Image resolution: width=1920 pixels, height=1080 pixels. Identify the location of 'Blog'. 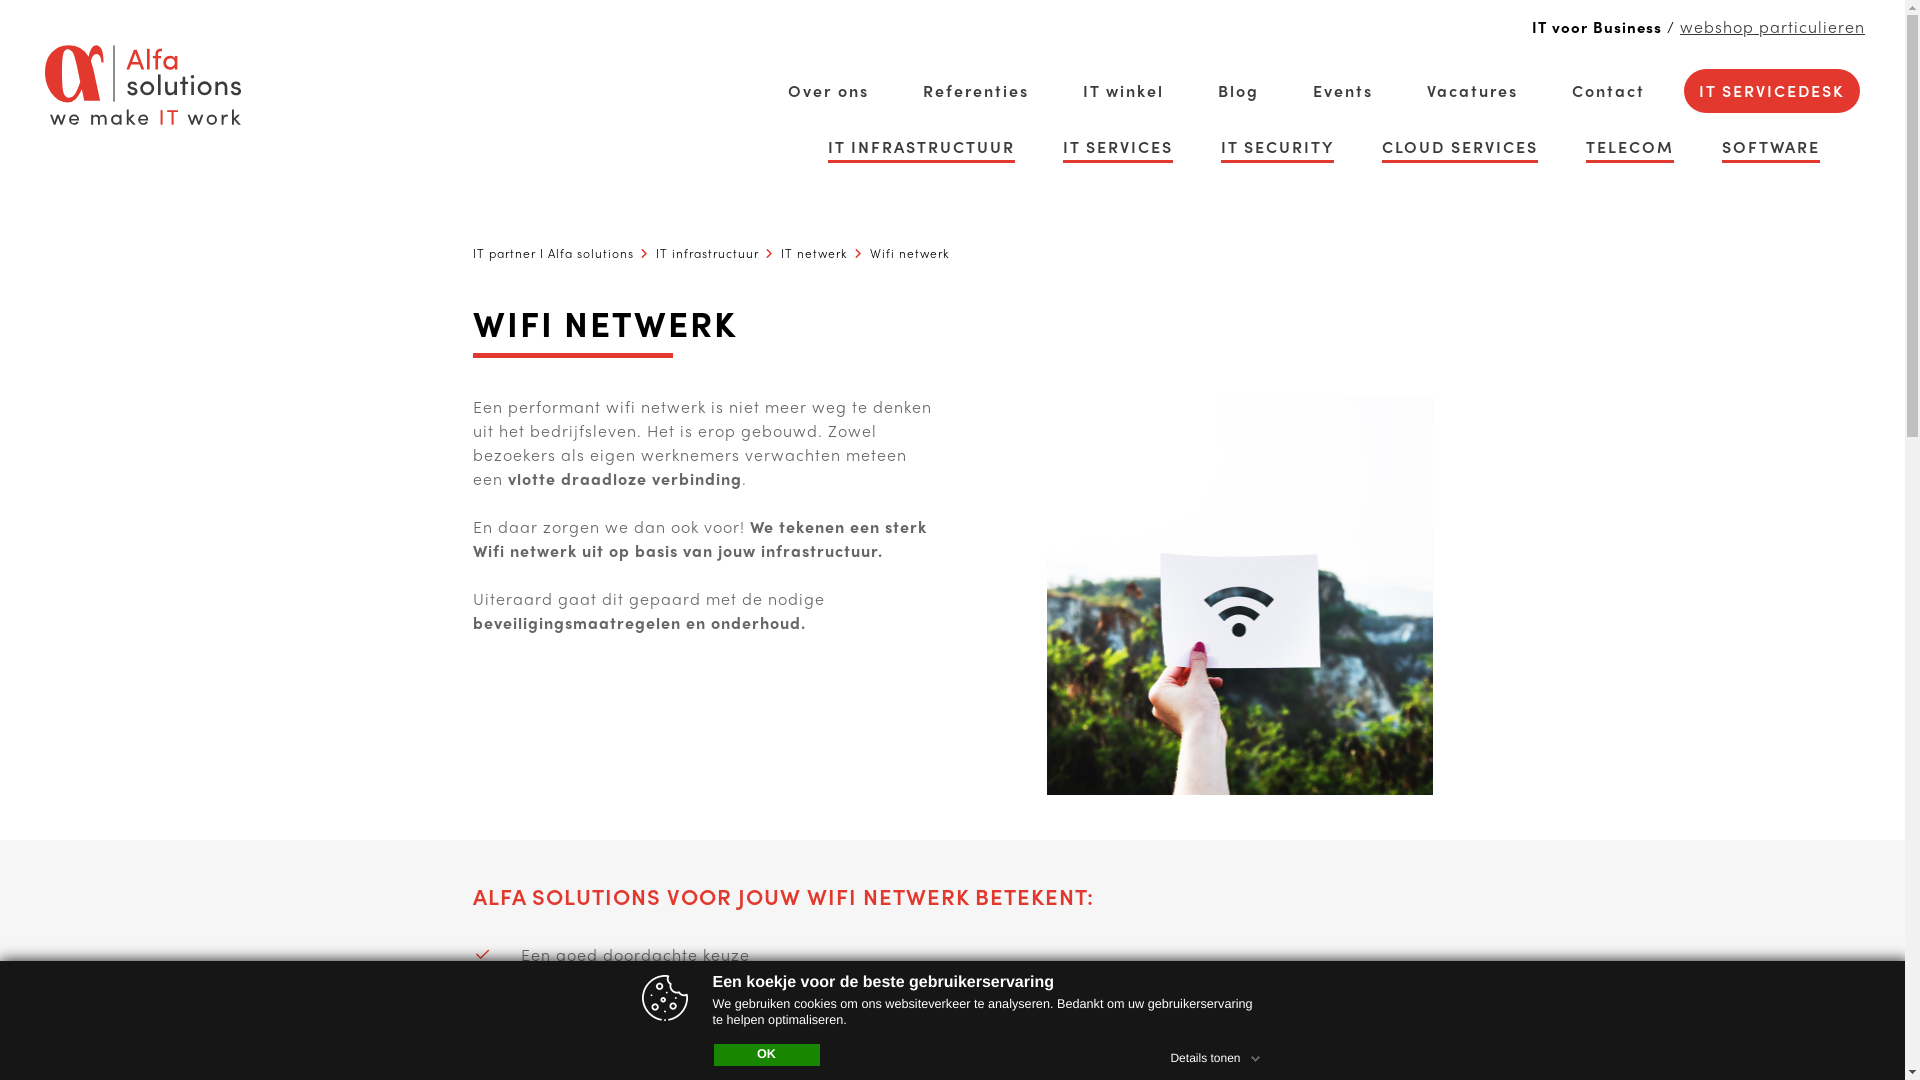
(1237, 91).